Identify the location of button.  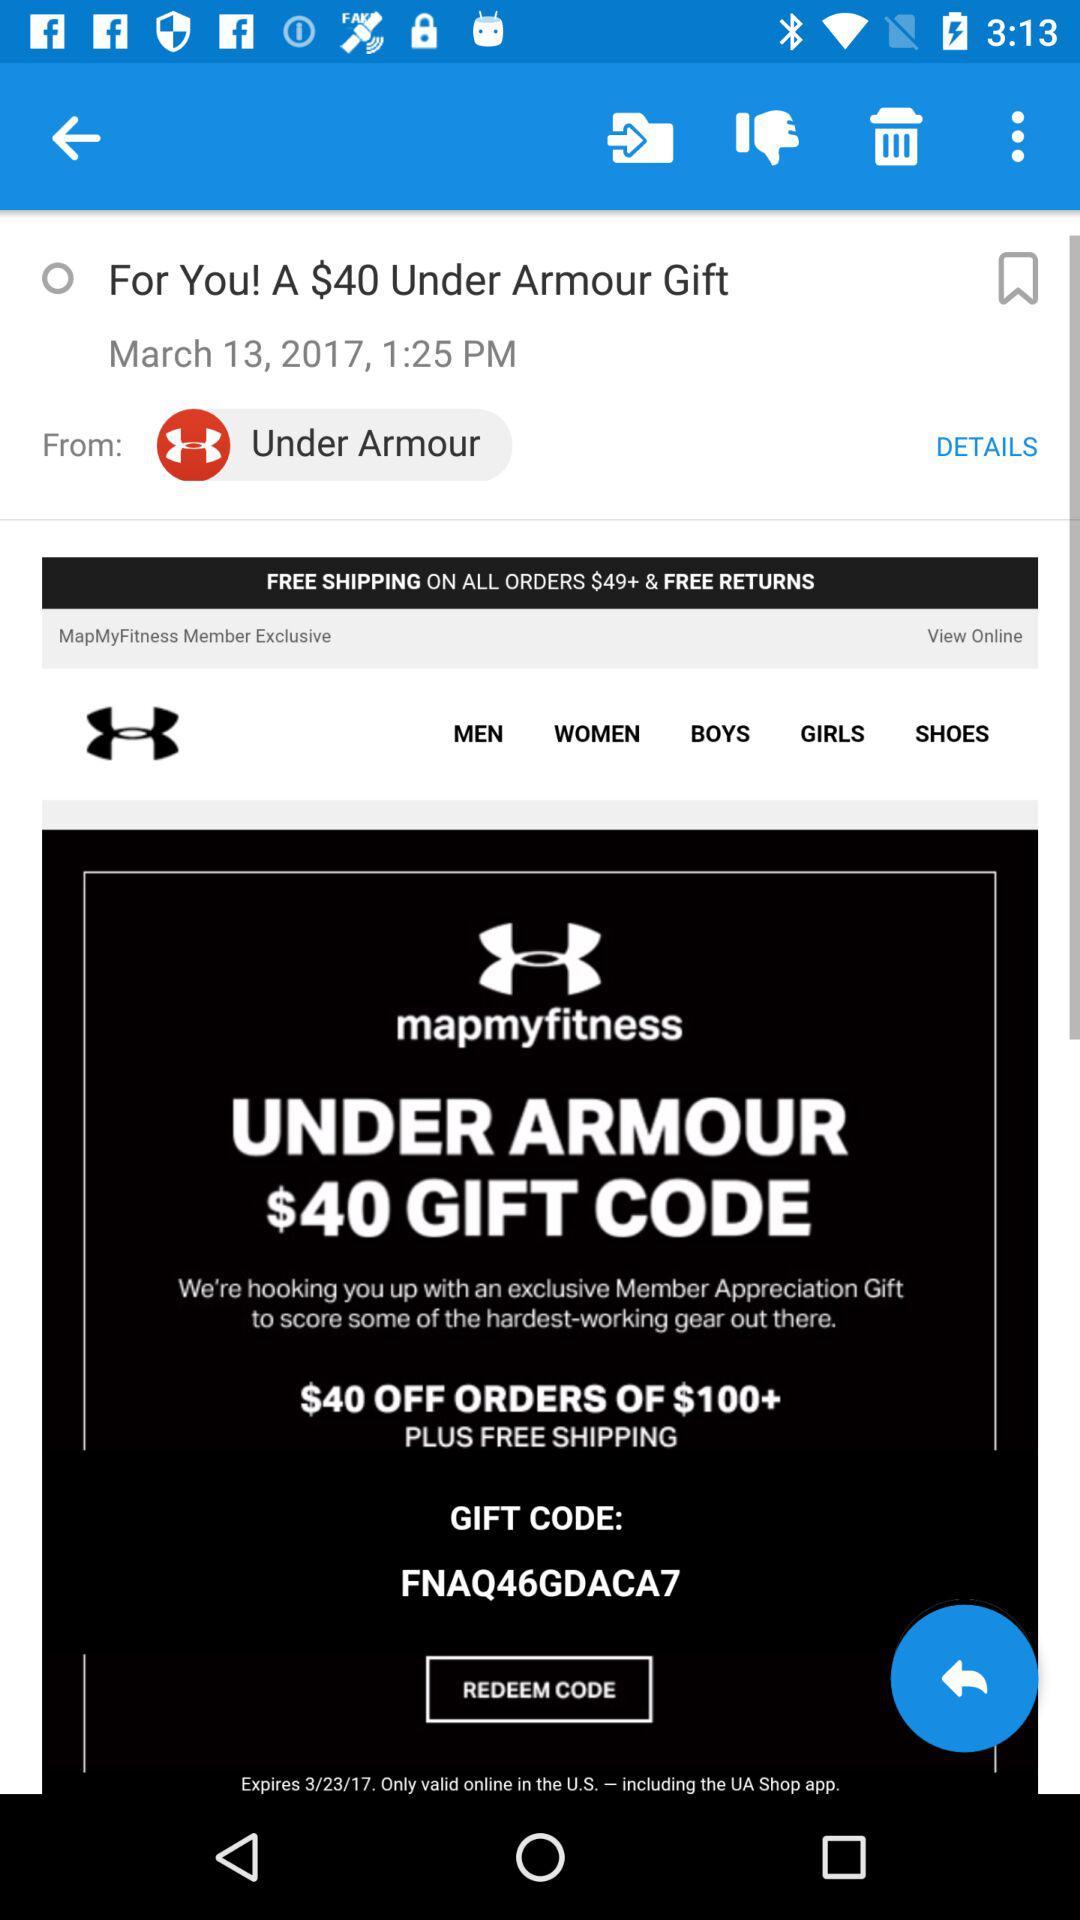
(56, 277).